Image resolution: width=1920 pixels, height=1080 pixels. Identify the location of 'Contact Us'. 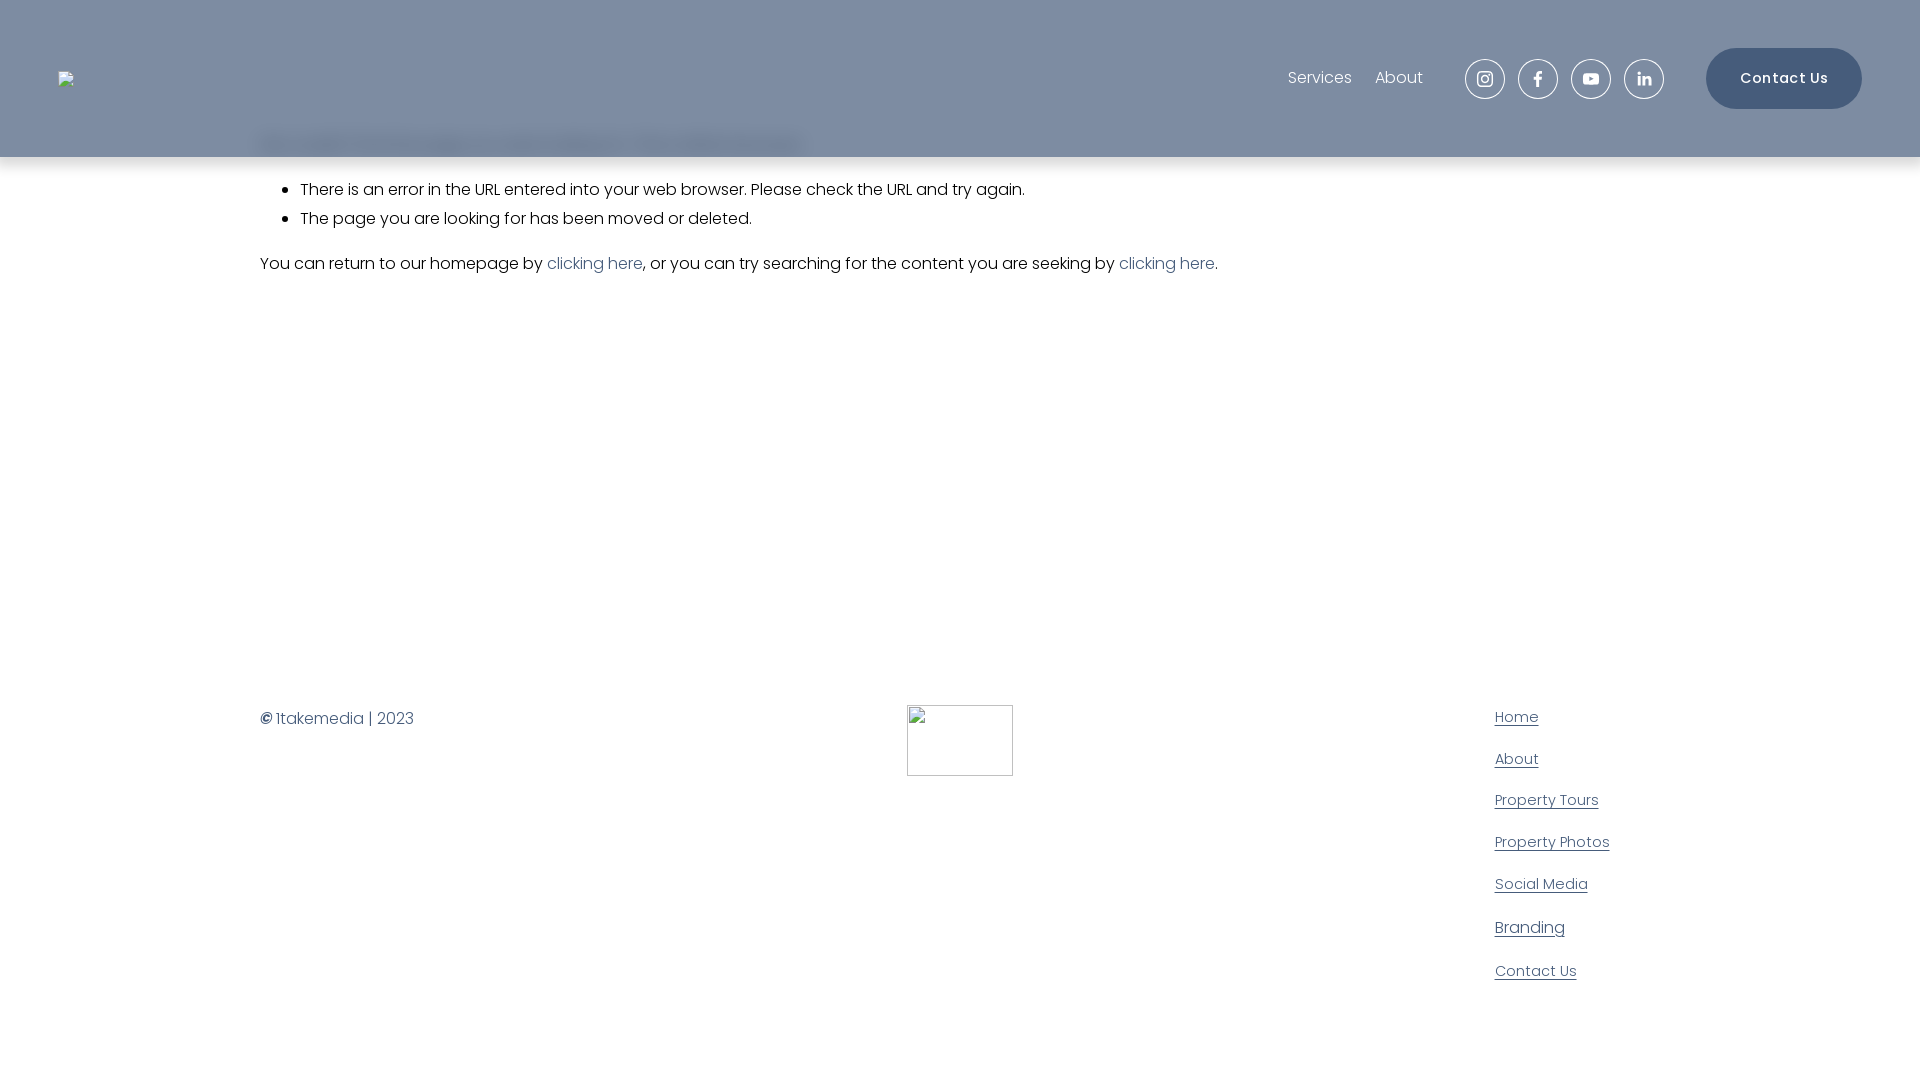
(1704, 77).